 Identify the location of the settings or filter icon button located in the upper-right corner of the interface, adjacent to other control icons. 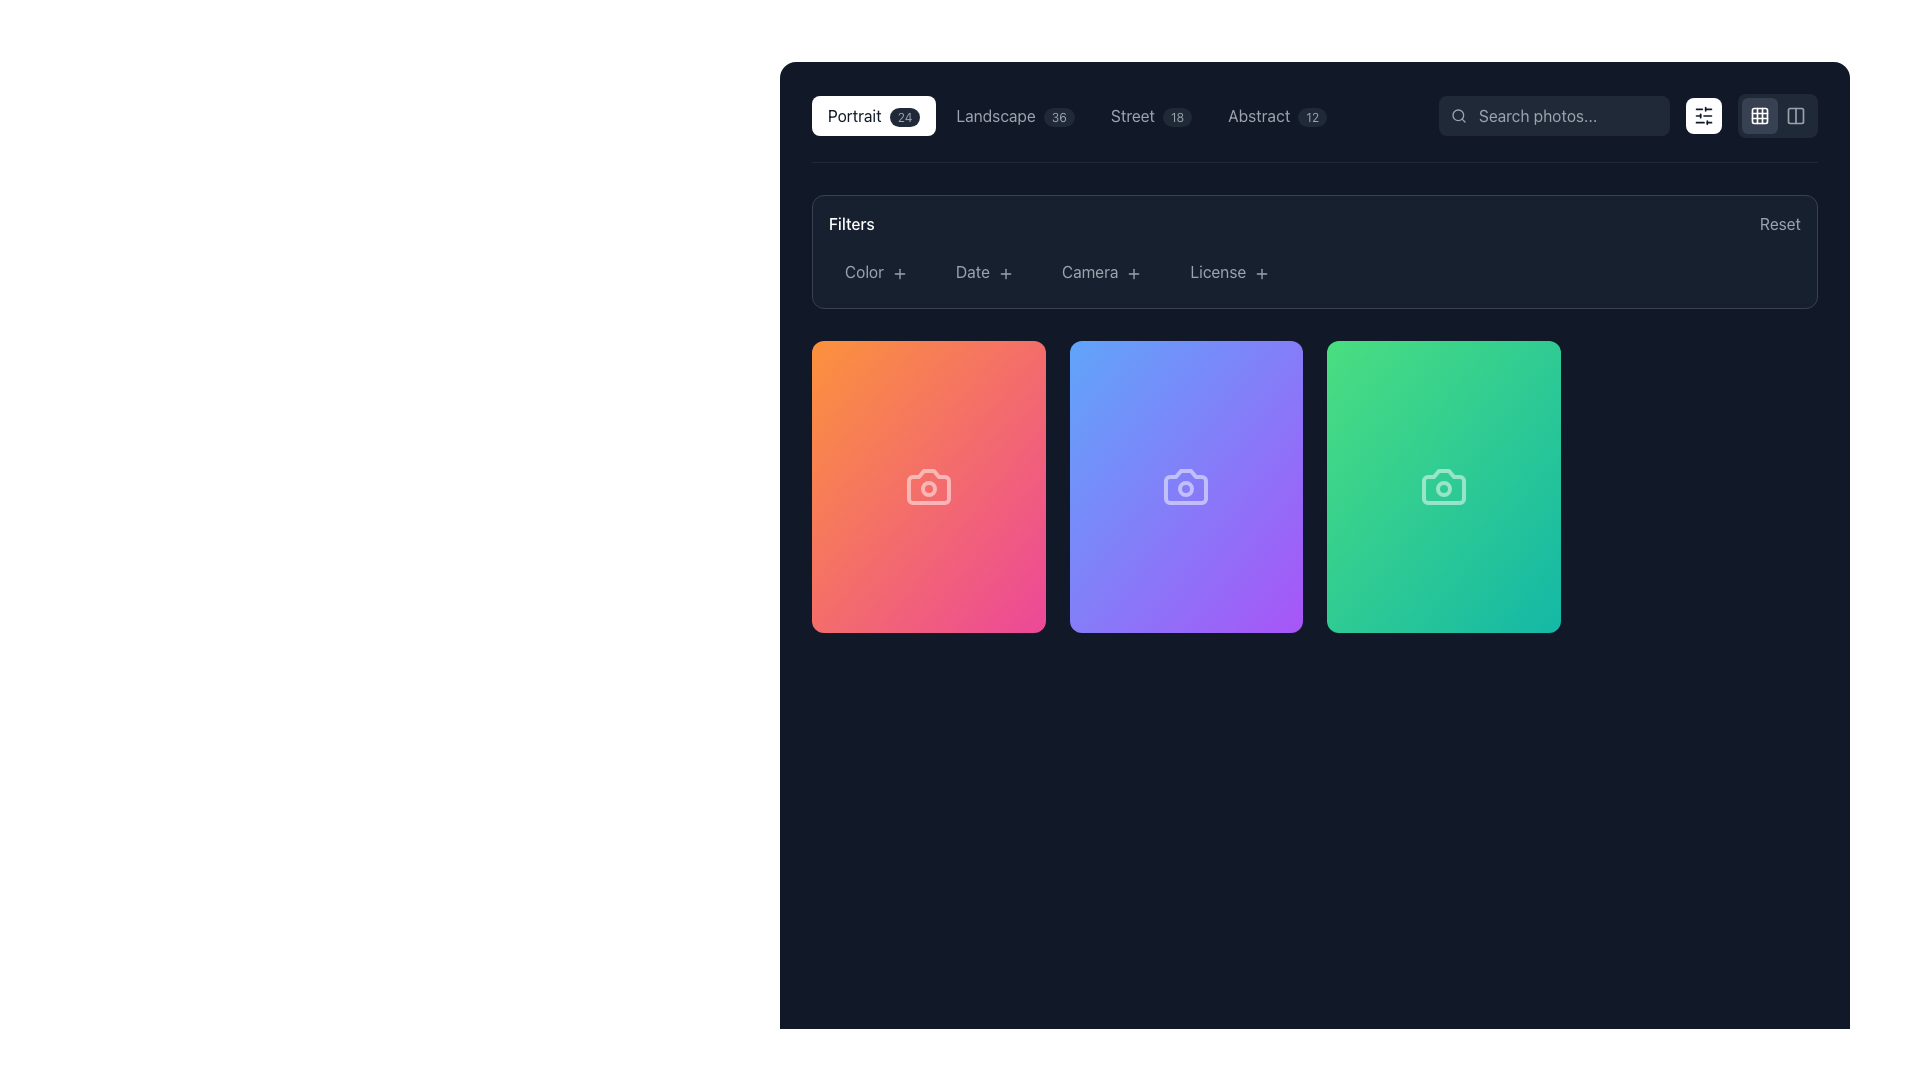
(1703, 115).